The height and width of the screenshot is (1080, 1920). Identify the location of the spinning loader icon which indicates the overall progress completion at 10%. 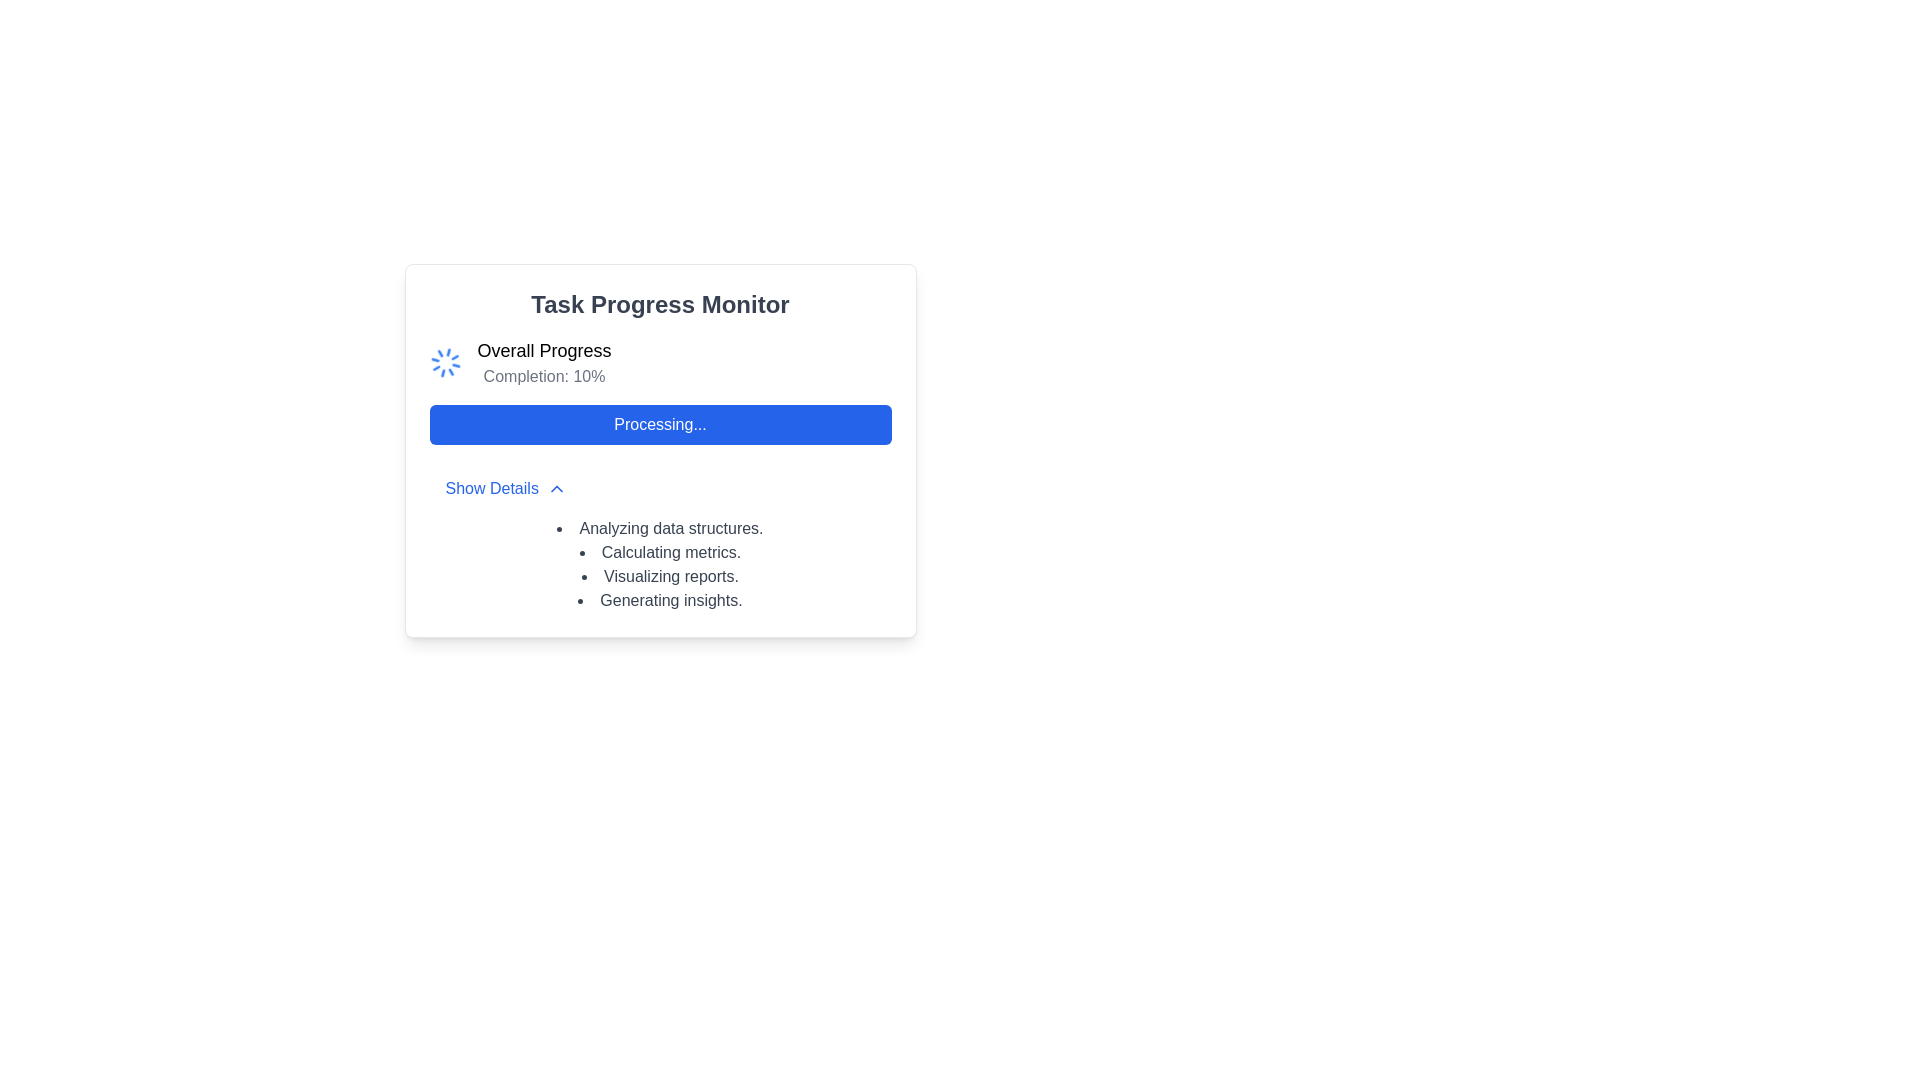
(444, 362).